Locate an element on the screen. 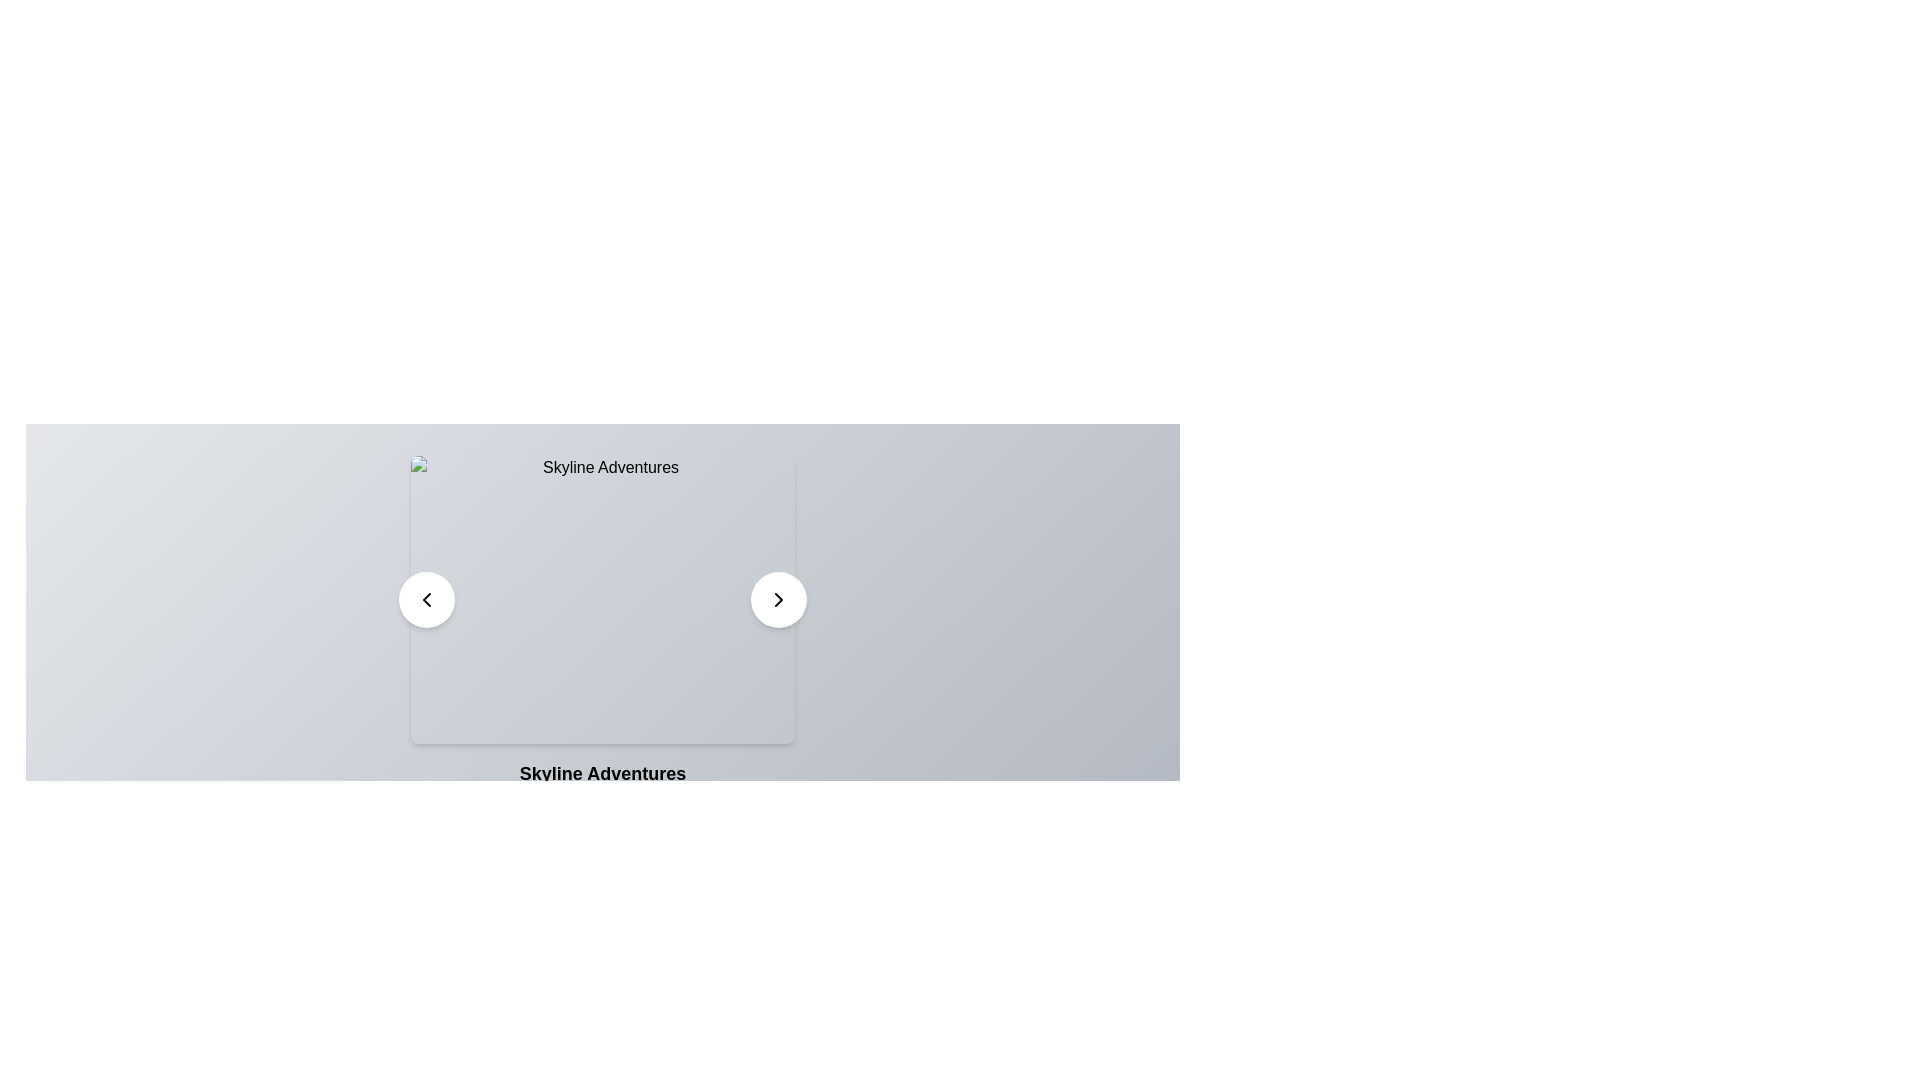 This screenshot has height=1080, width=1920. the small right-arrow icon embedded within the circular button is located at coordinates (777, 599).